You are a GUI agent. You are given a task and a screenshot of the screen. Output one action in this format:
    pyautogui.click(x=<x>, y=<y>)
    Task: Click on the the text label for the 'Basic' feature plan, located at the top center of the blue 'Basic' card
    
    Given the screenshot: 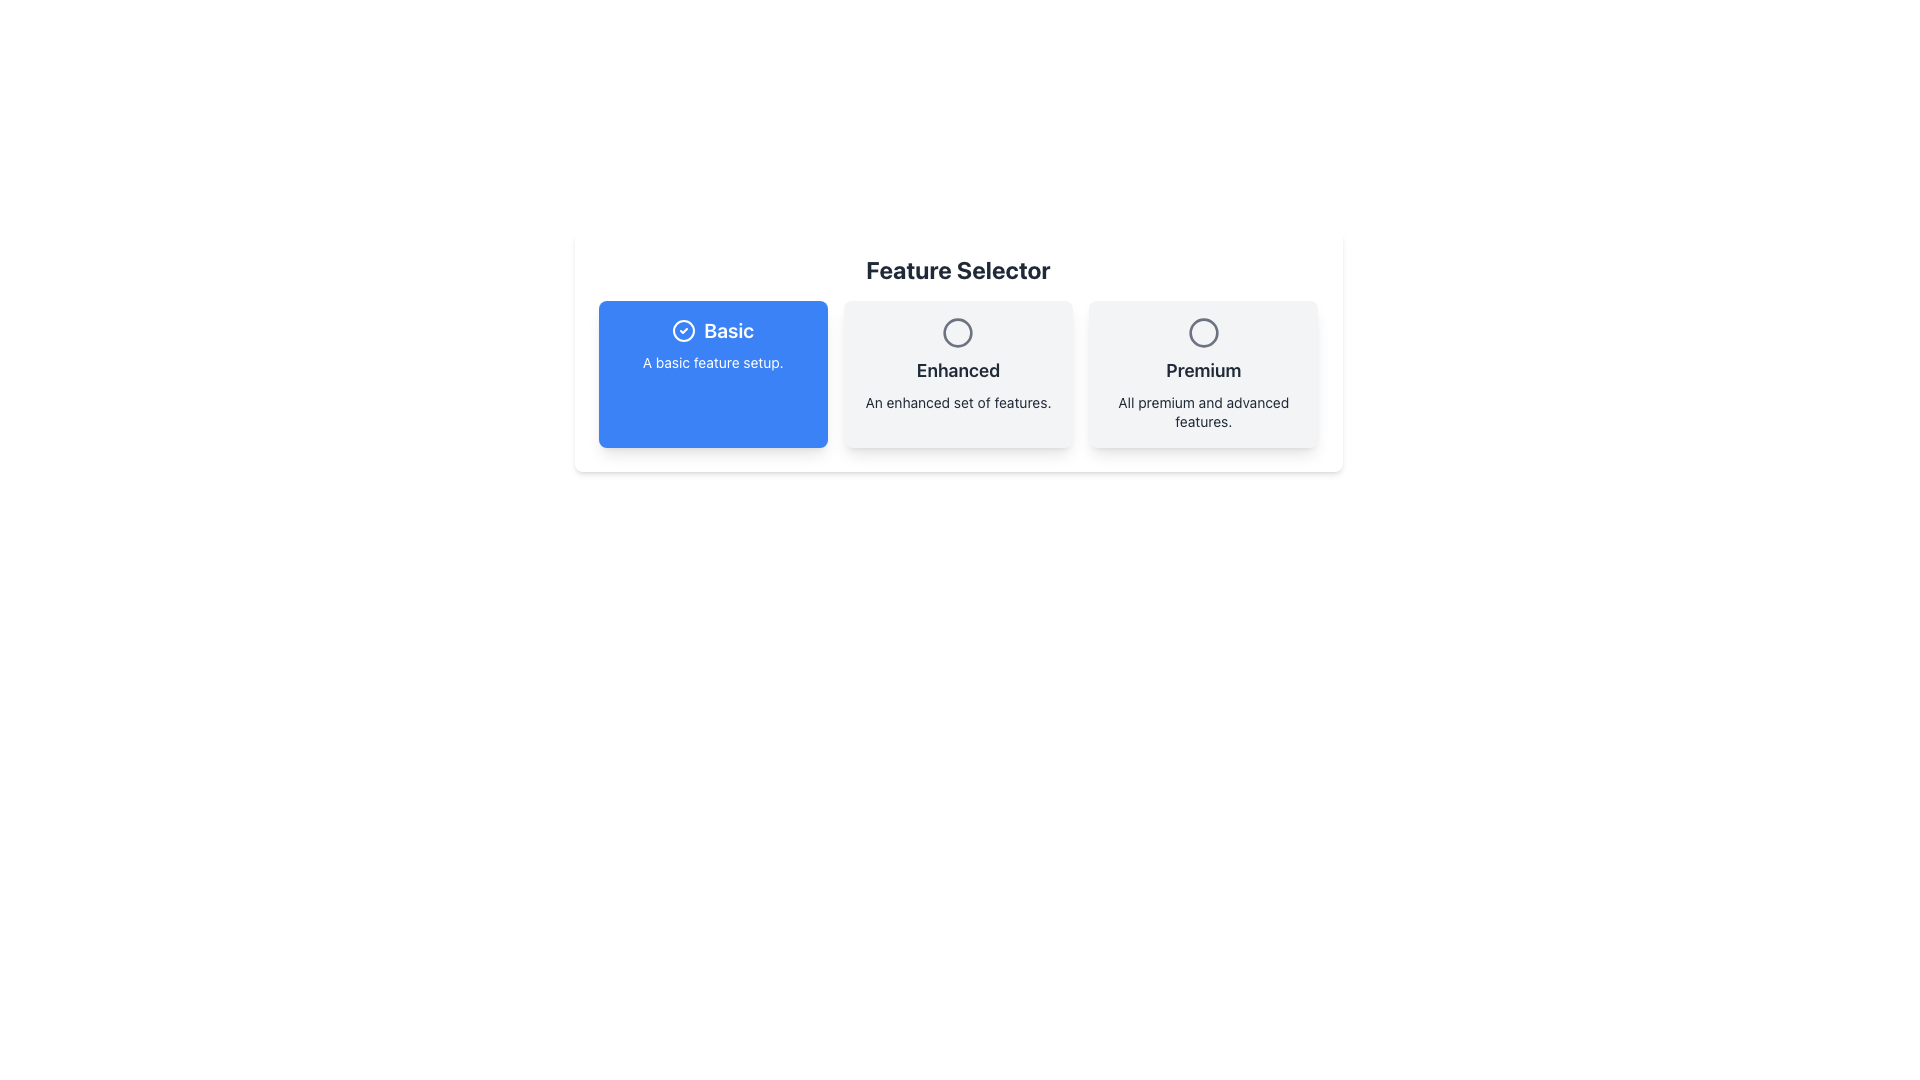 What is the action you would take?
    pyautogui.click(x=713, y=330)
    